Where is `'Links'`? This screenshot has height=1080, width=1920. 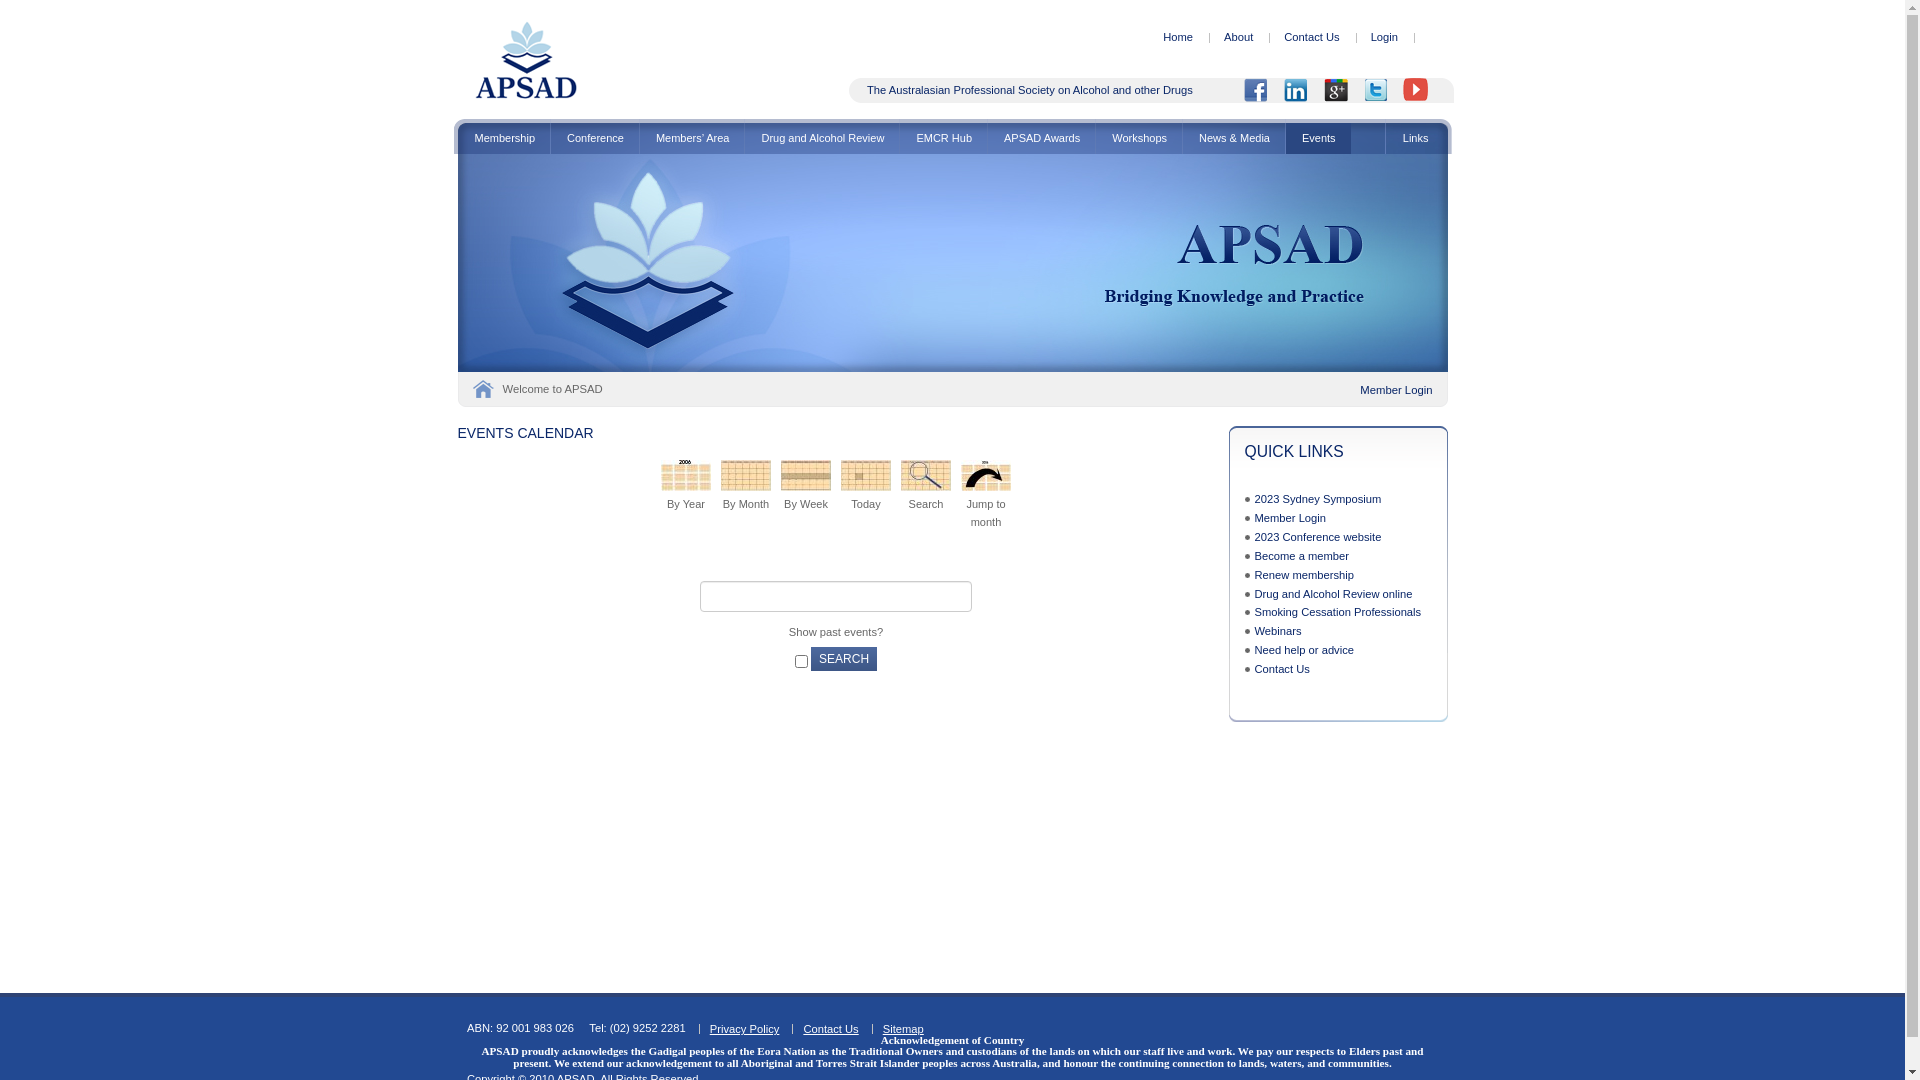
'Links' is located at coordinates (1415, 137).